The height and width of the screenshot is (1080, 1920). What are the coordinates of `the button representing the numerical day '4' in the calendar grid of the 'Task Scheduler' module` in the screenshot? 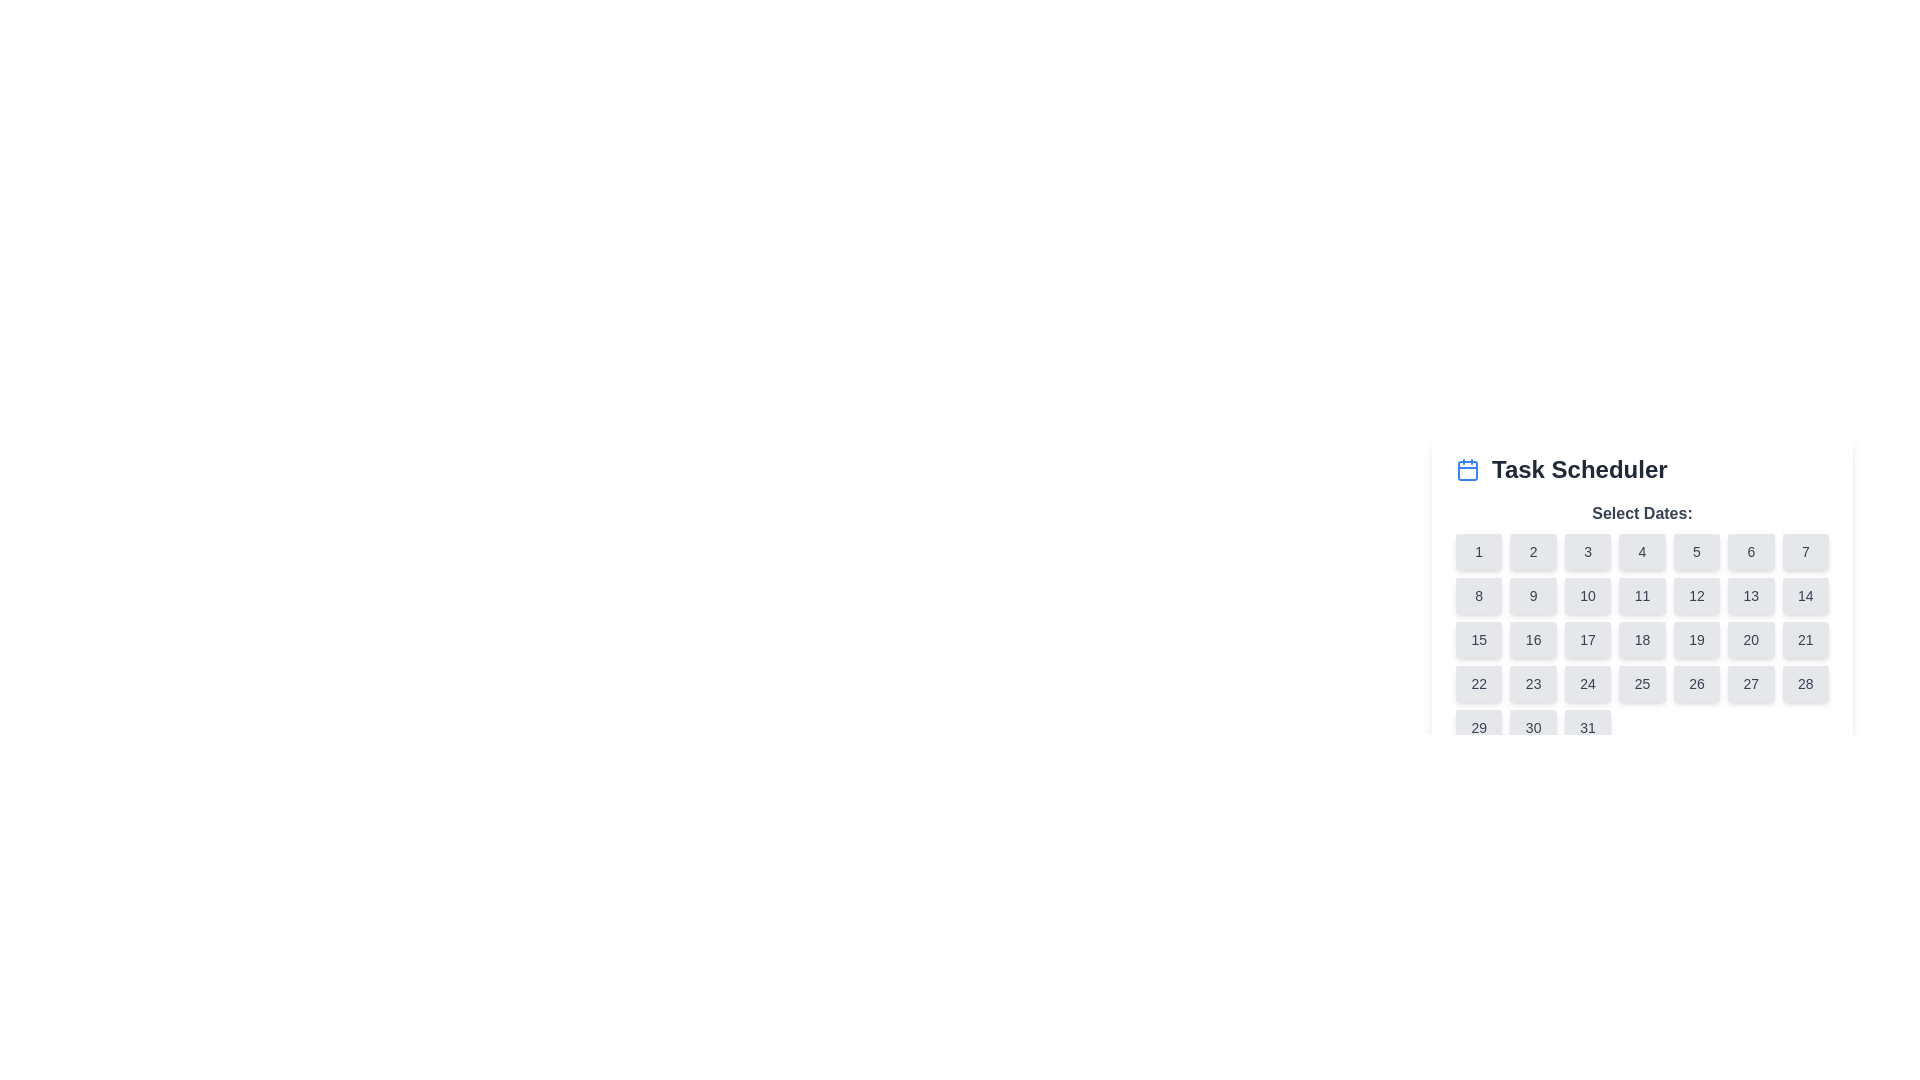 It's located at (1642, 570).